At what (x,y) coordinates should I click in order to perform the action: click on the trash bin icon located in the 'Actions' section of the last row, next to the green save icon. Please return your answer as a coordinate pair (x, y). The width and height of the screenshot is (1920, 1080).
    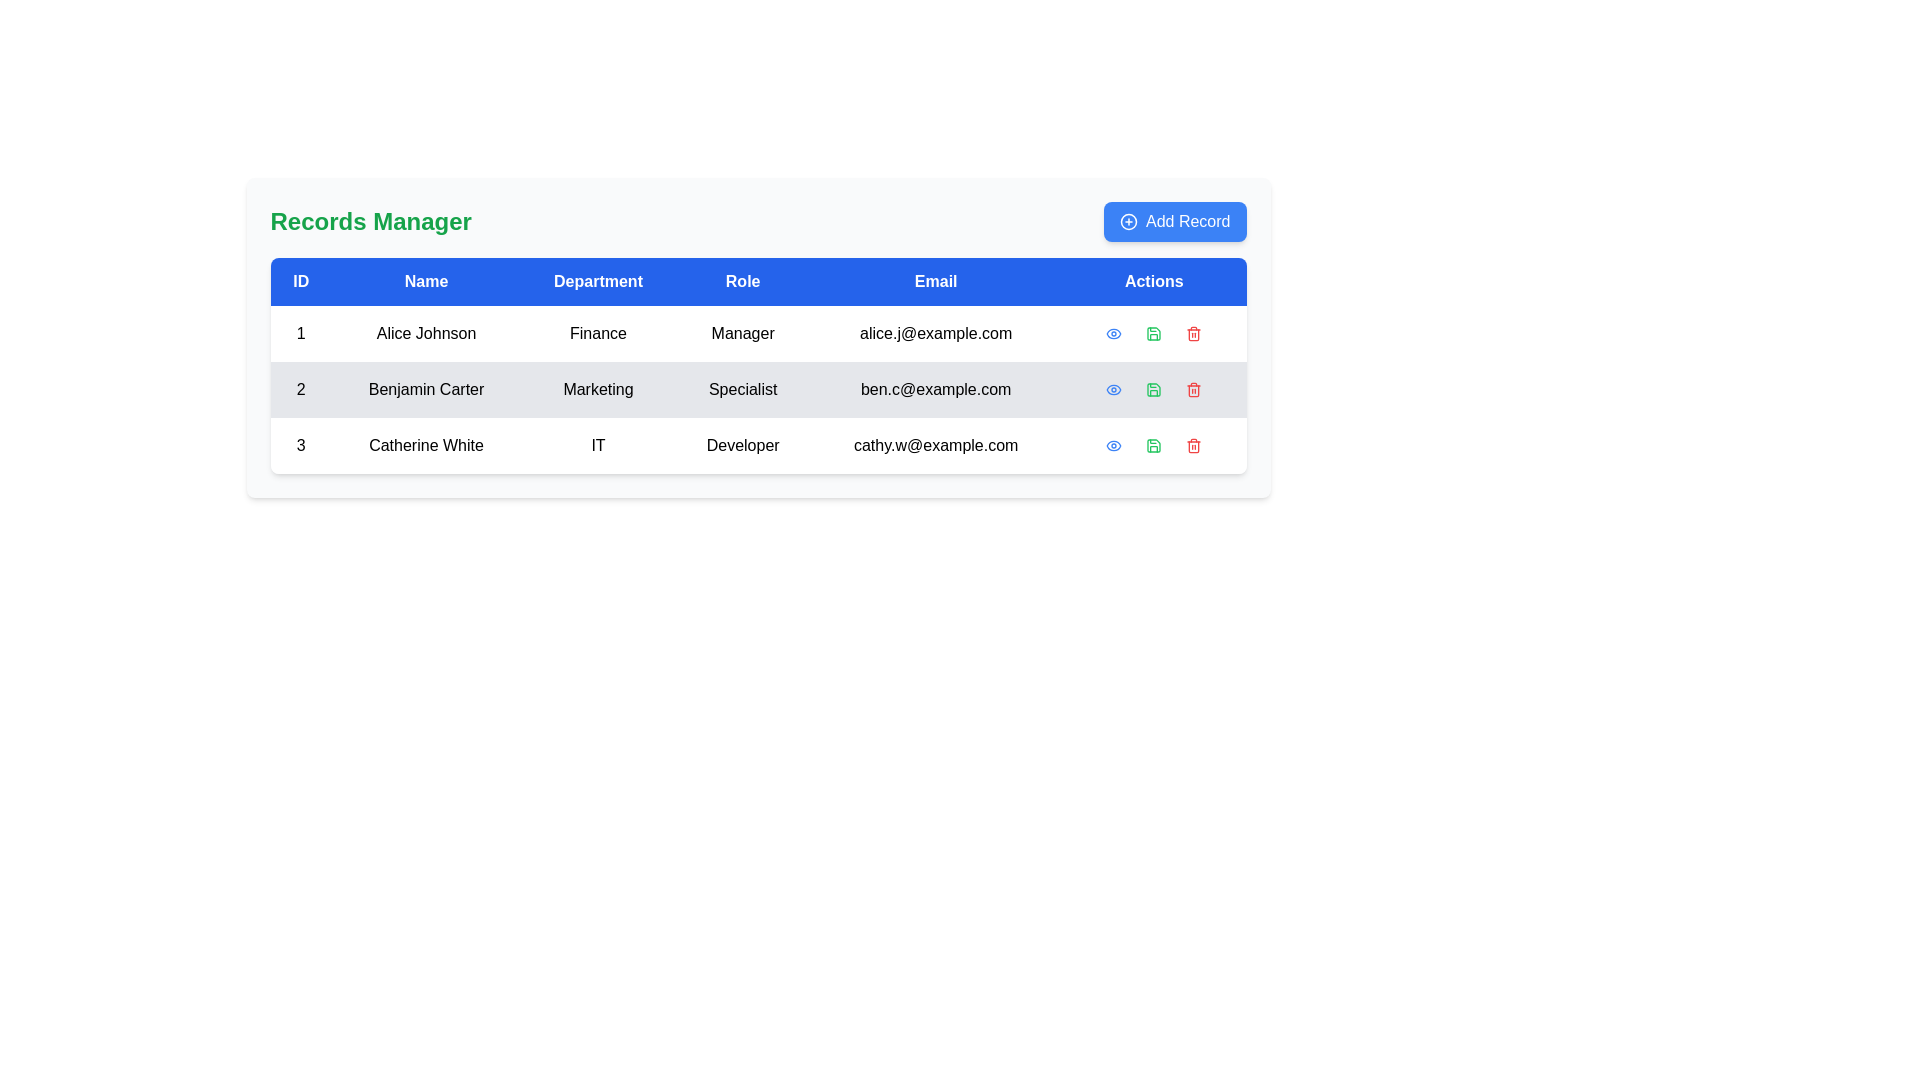
    Looking at the image, I should click on (1194, 445).